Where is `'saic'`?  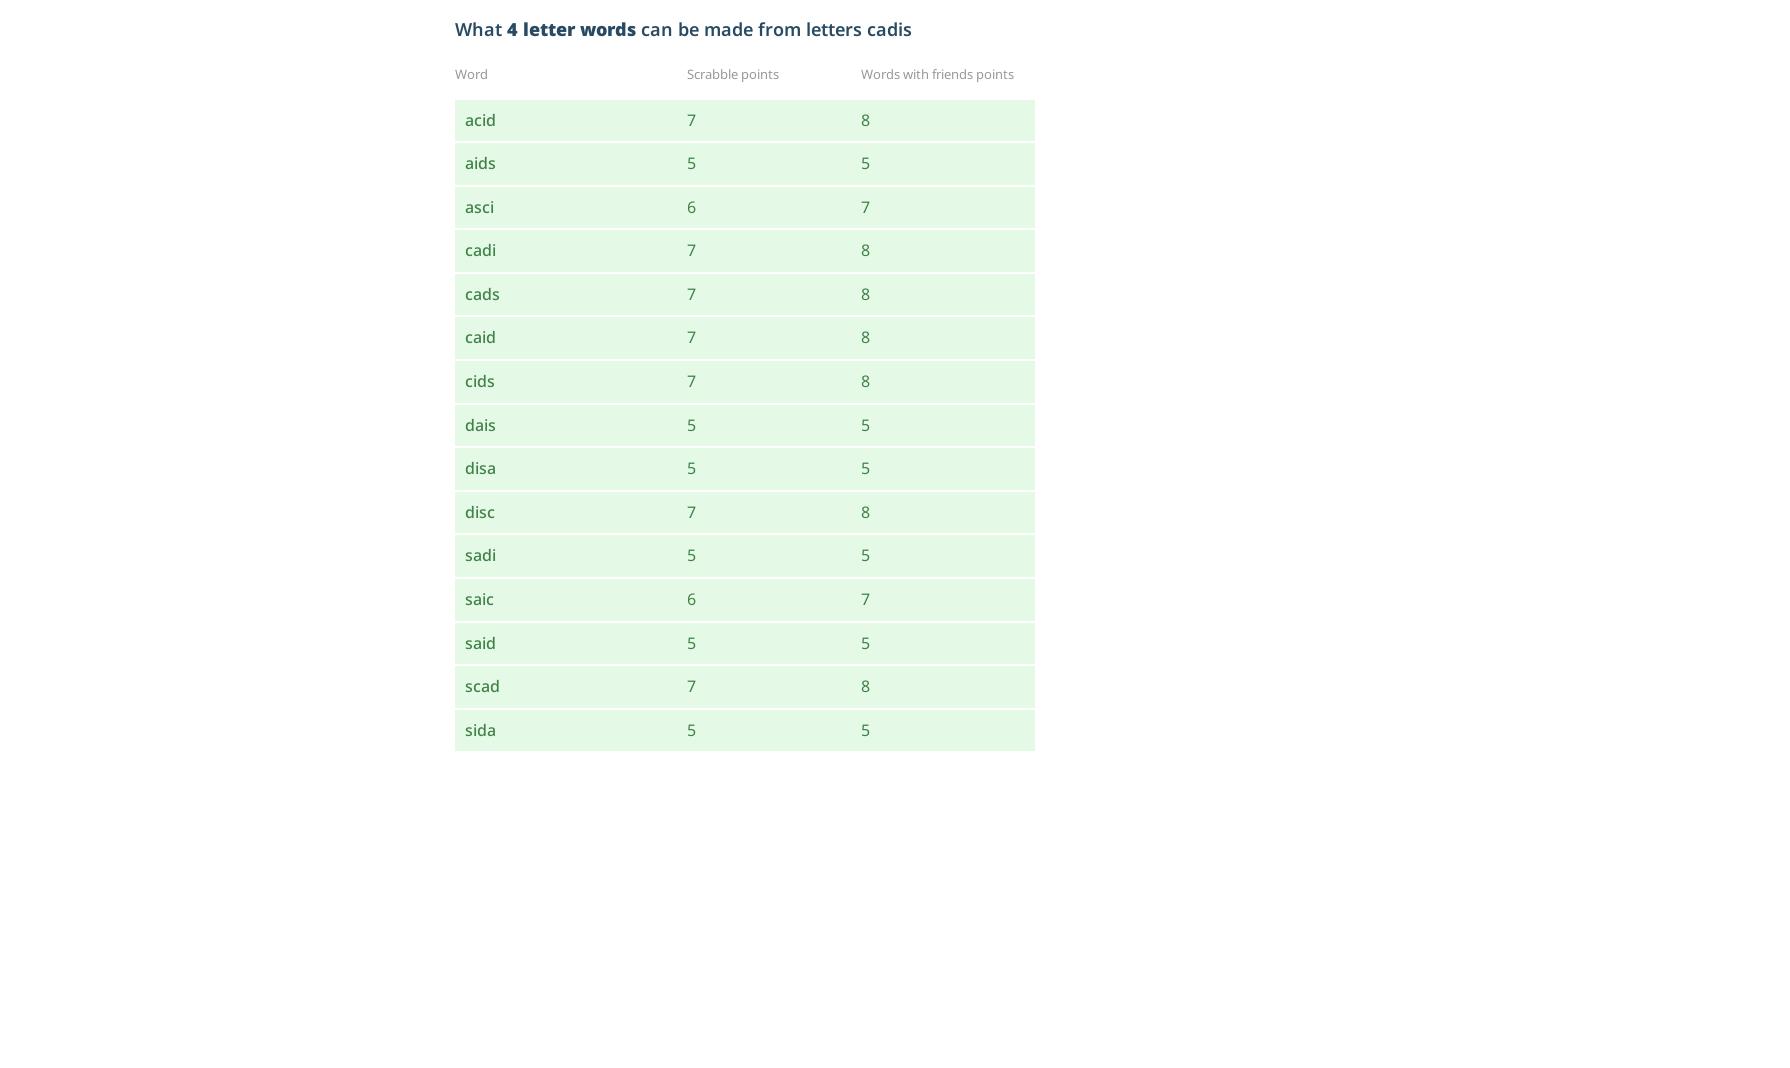
'saic' is located at coordinates (464, 598).